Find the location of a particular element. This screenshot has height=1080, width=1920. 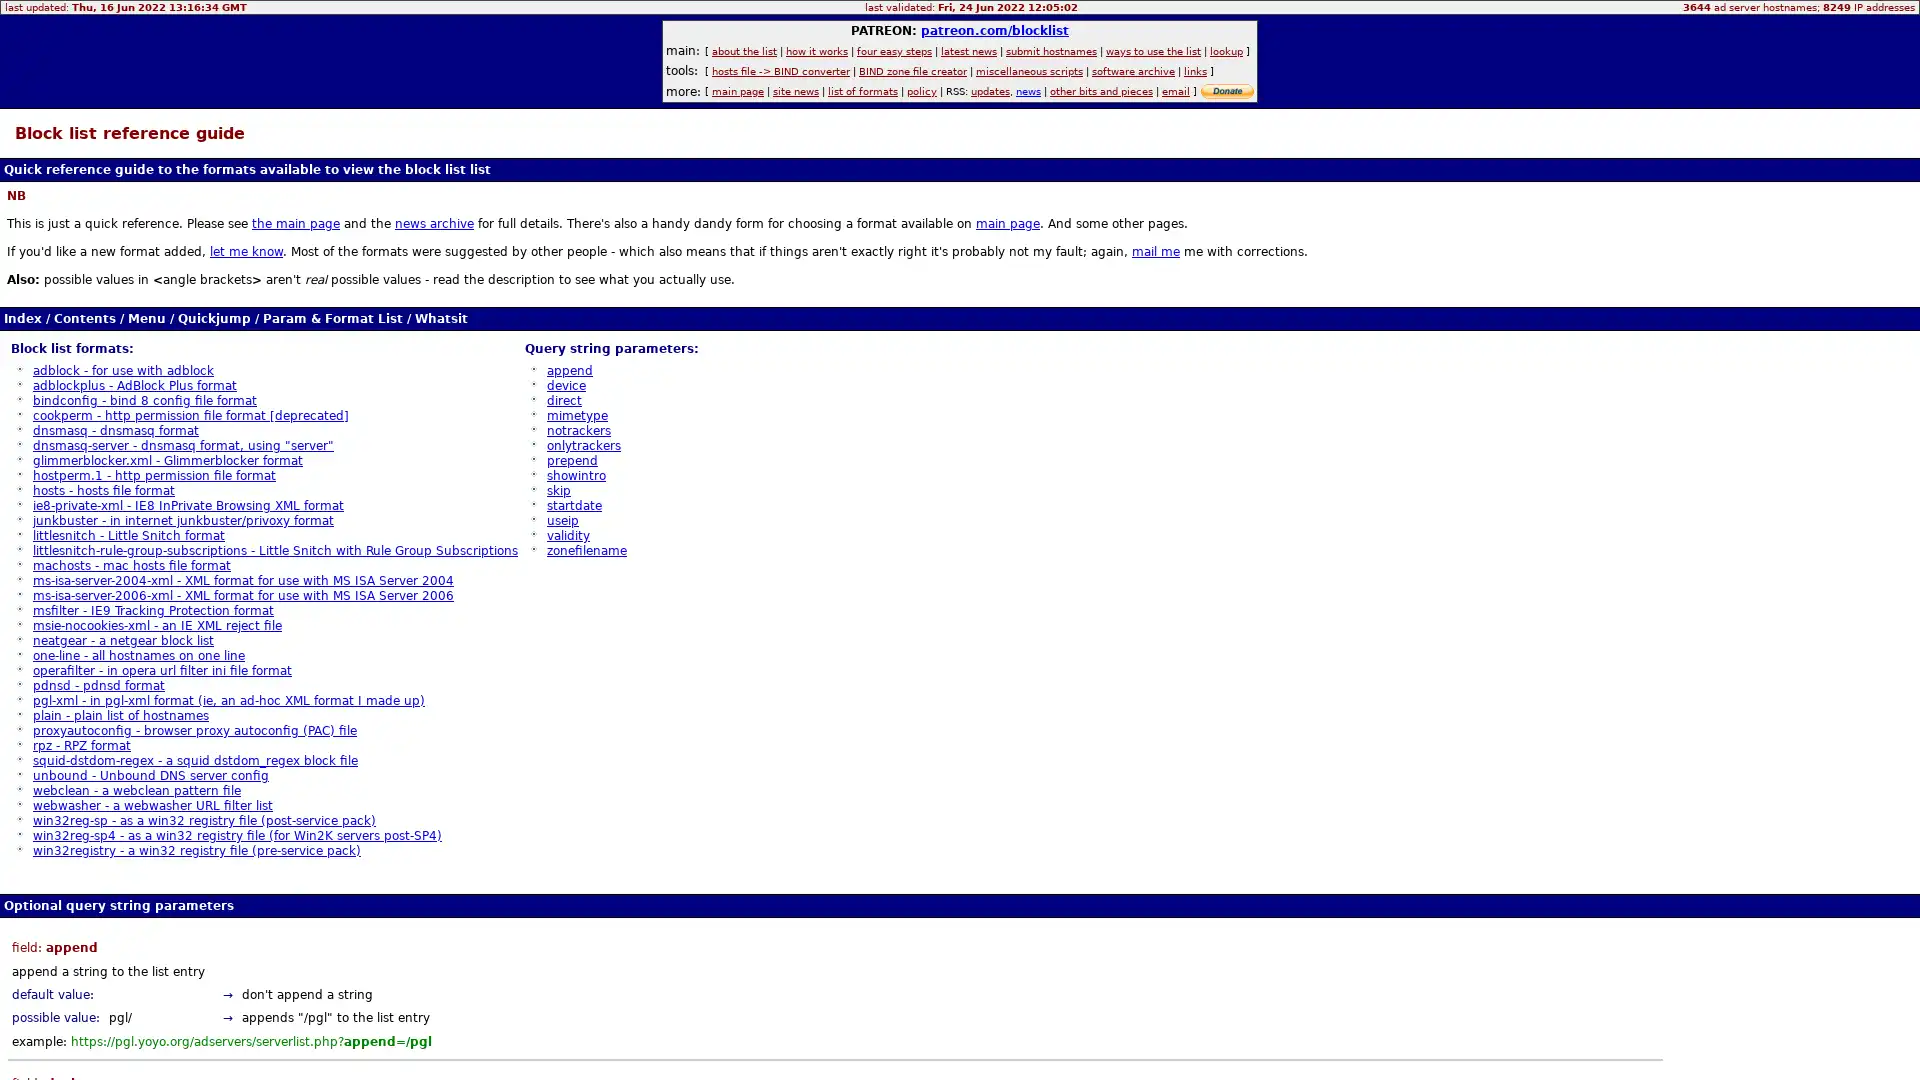

donate via PayPal is located at coordinates (1226, 91).